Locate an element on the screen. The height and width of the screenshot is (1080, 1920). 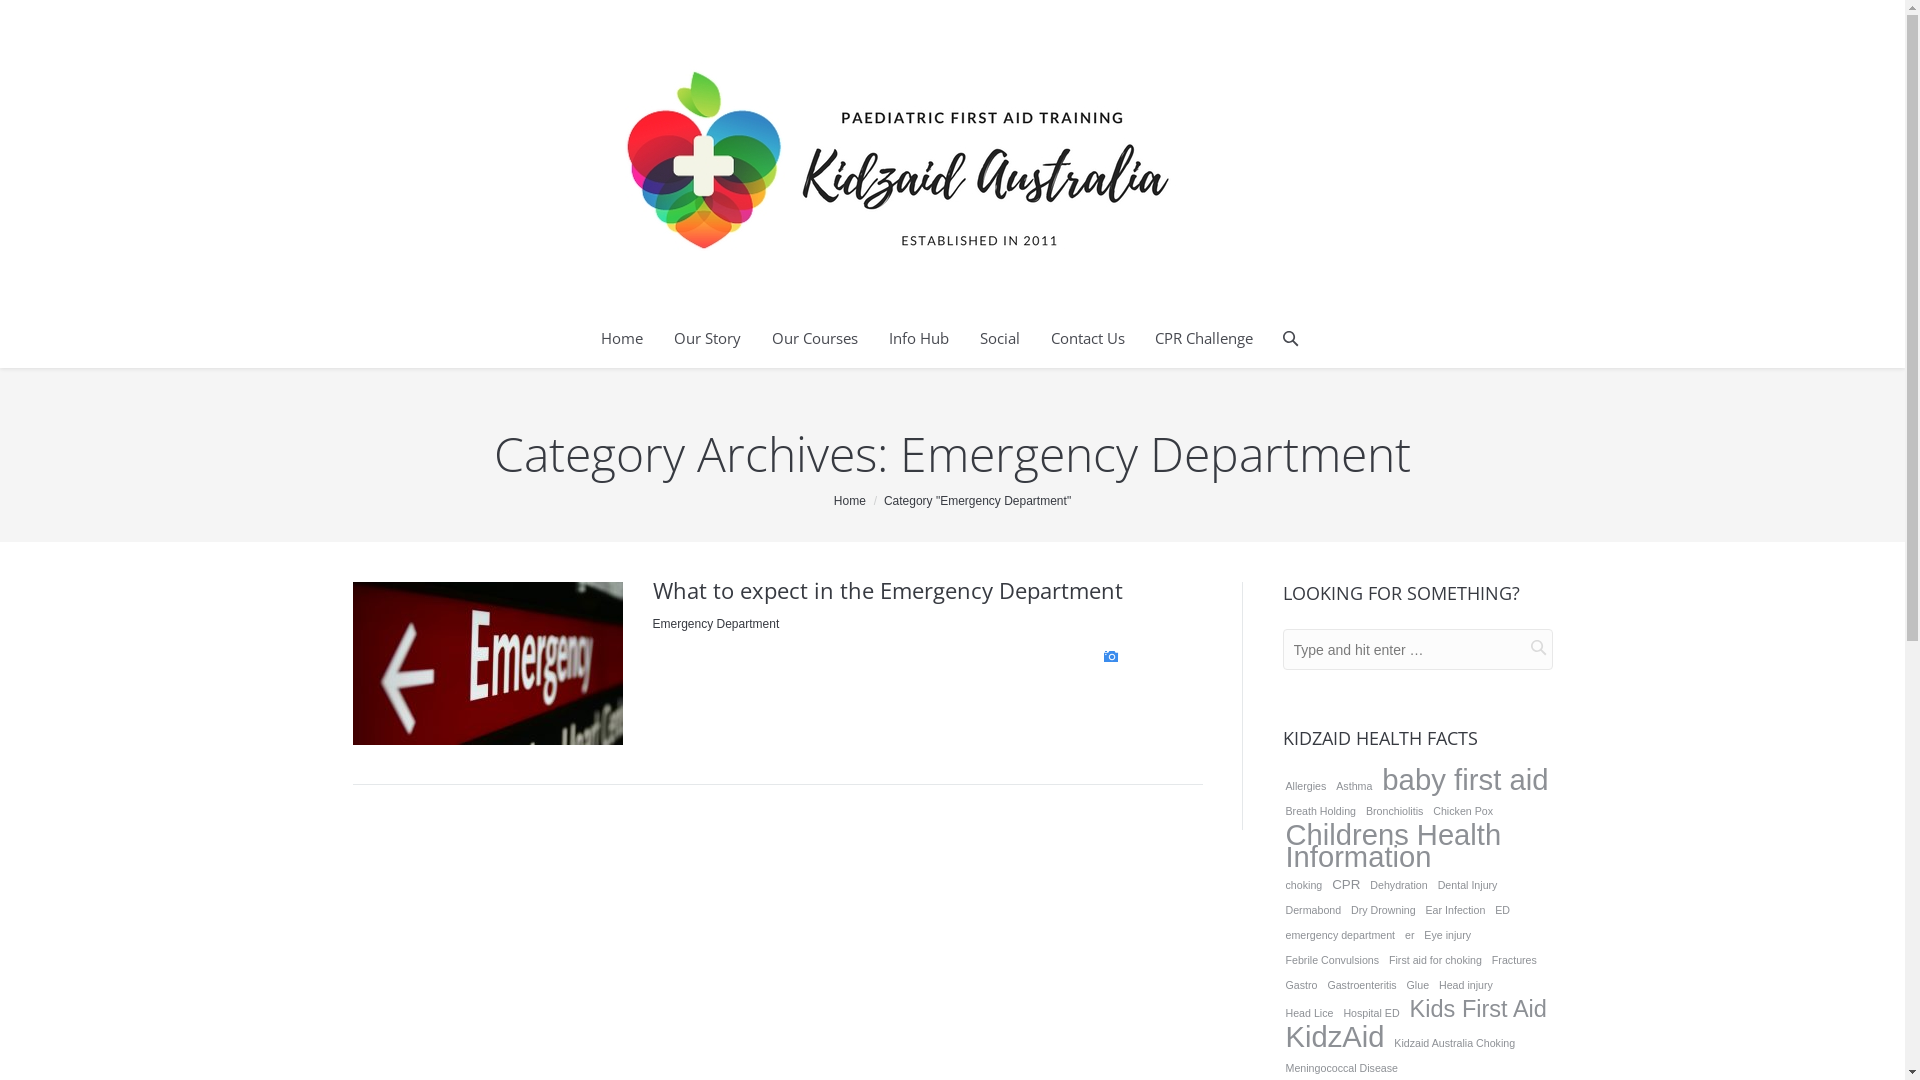
'Chicken Pox' is located at coordinates (1463, 810).